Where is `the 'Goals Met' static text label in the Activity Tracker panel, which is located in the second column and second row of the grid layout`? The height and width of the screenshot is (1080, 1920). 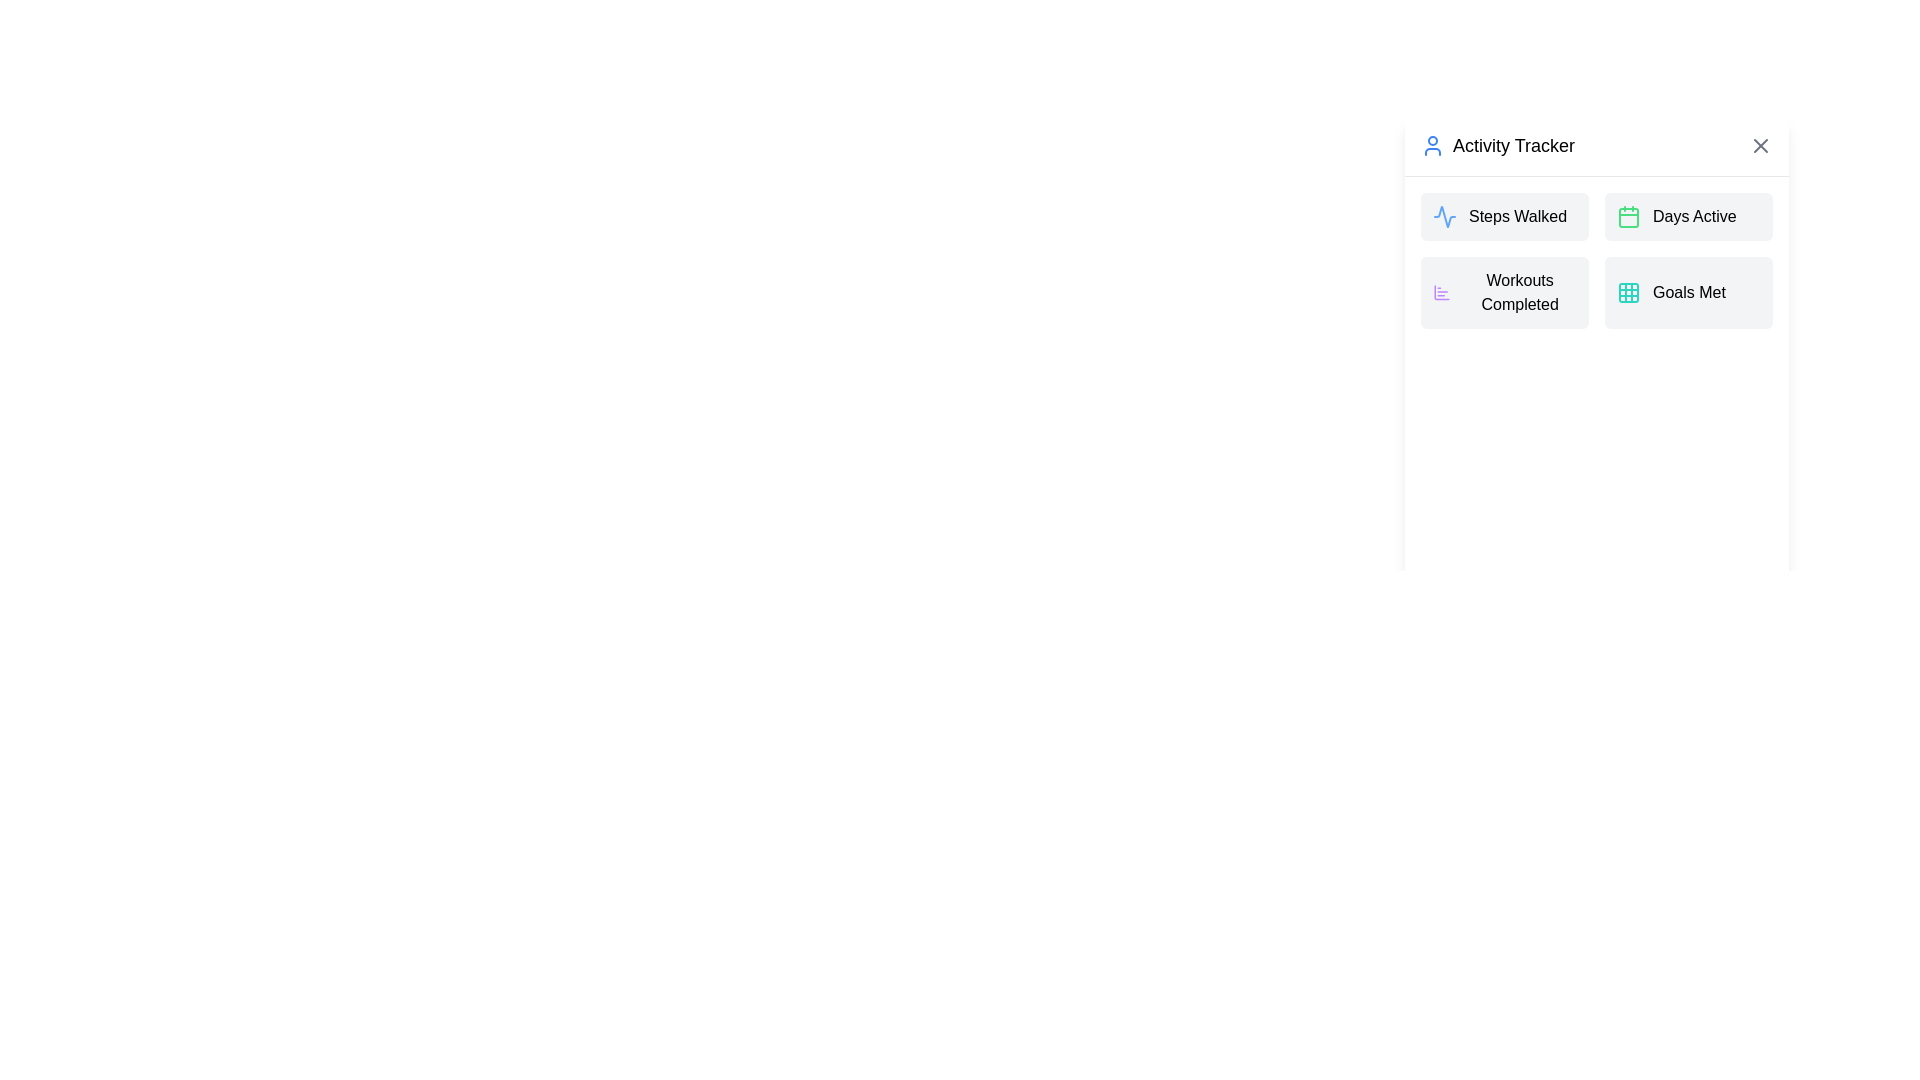 the 'Goals Met' static text label in the Activity Tracker panel, which is located in the second column and second row of the grid layout is located at coordinates (1688, 293).